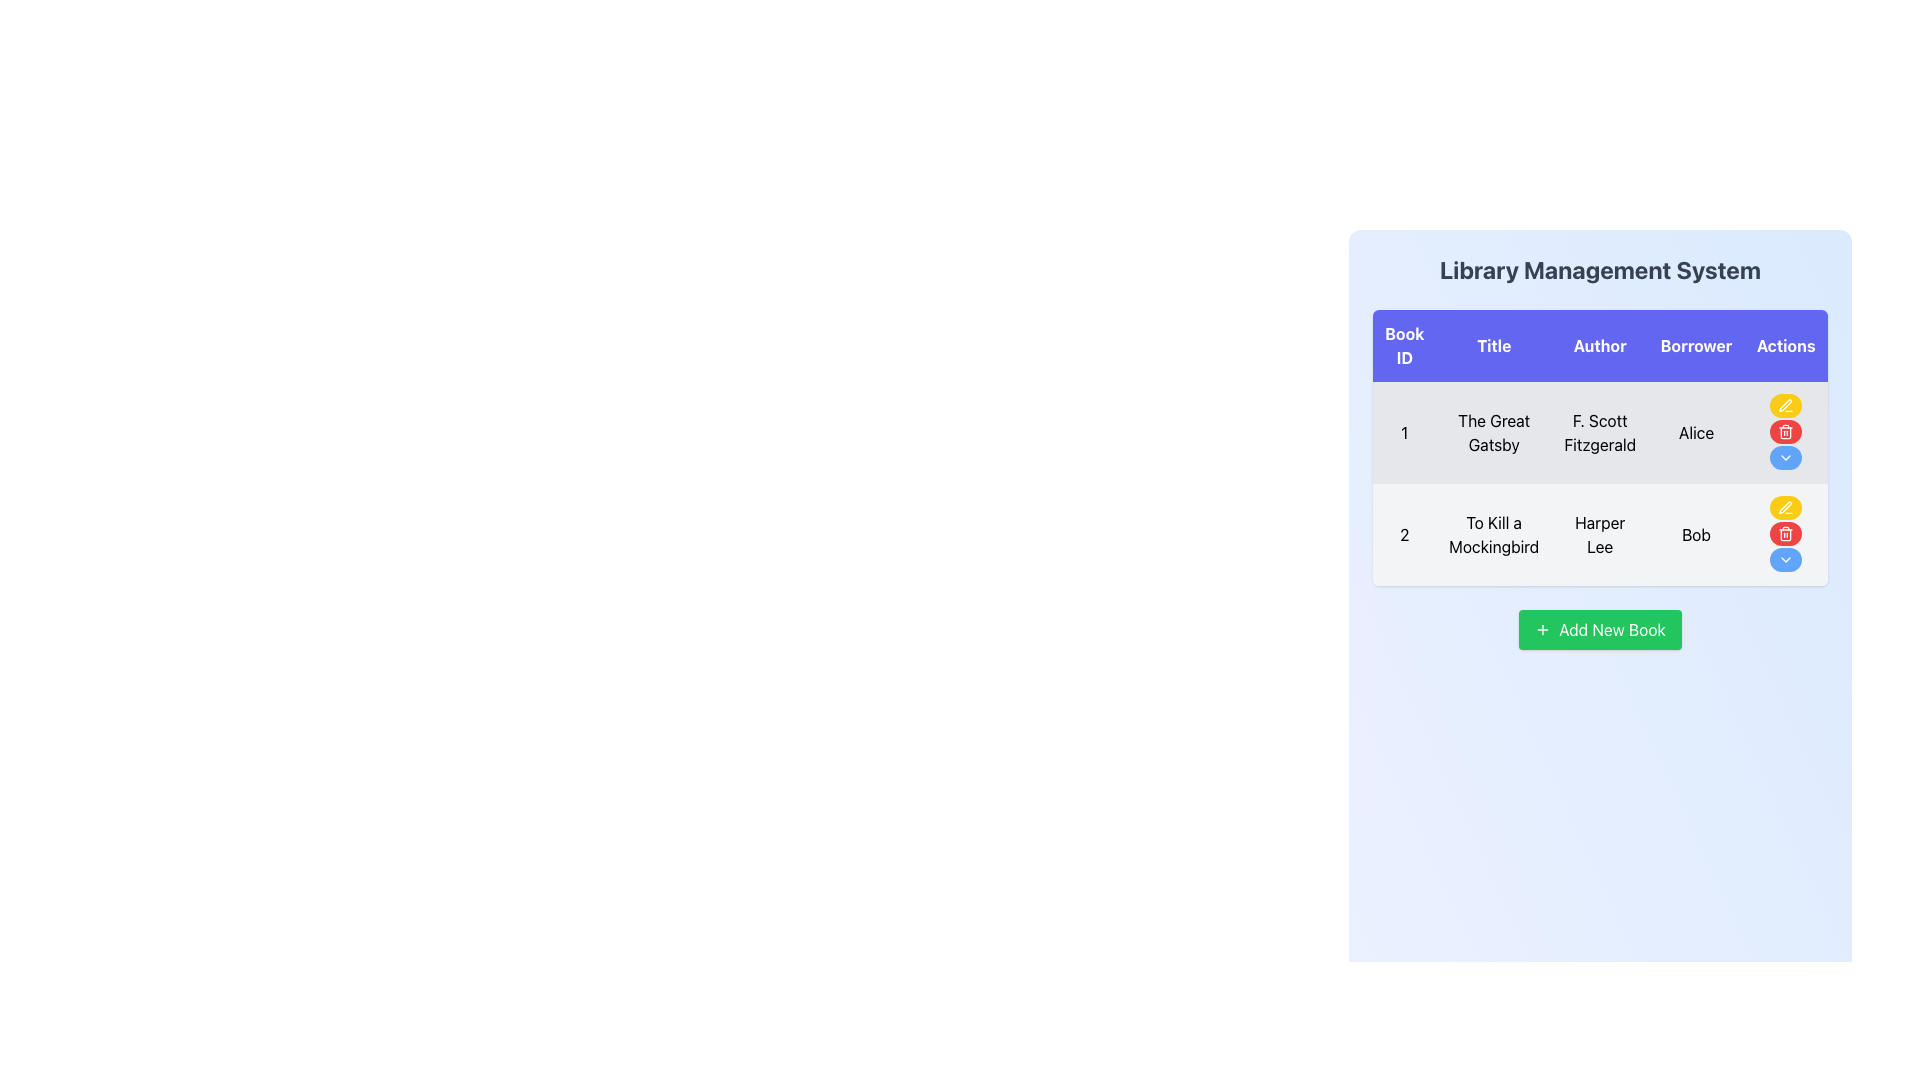 The height and width of the screenshot is (1080, 1920). Describe the element at coordinates (1785, 405) in the screenshot. I see `the 'edit' icon represented by a pen in the Actions column of the second row in the table` at that location.